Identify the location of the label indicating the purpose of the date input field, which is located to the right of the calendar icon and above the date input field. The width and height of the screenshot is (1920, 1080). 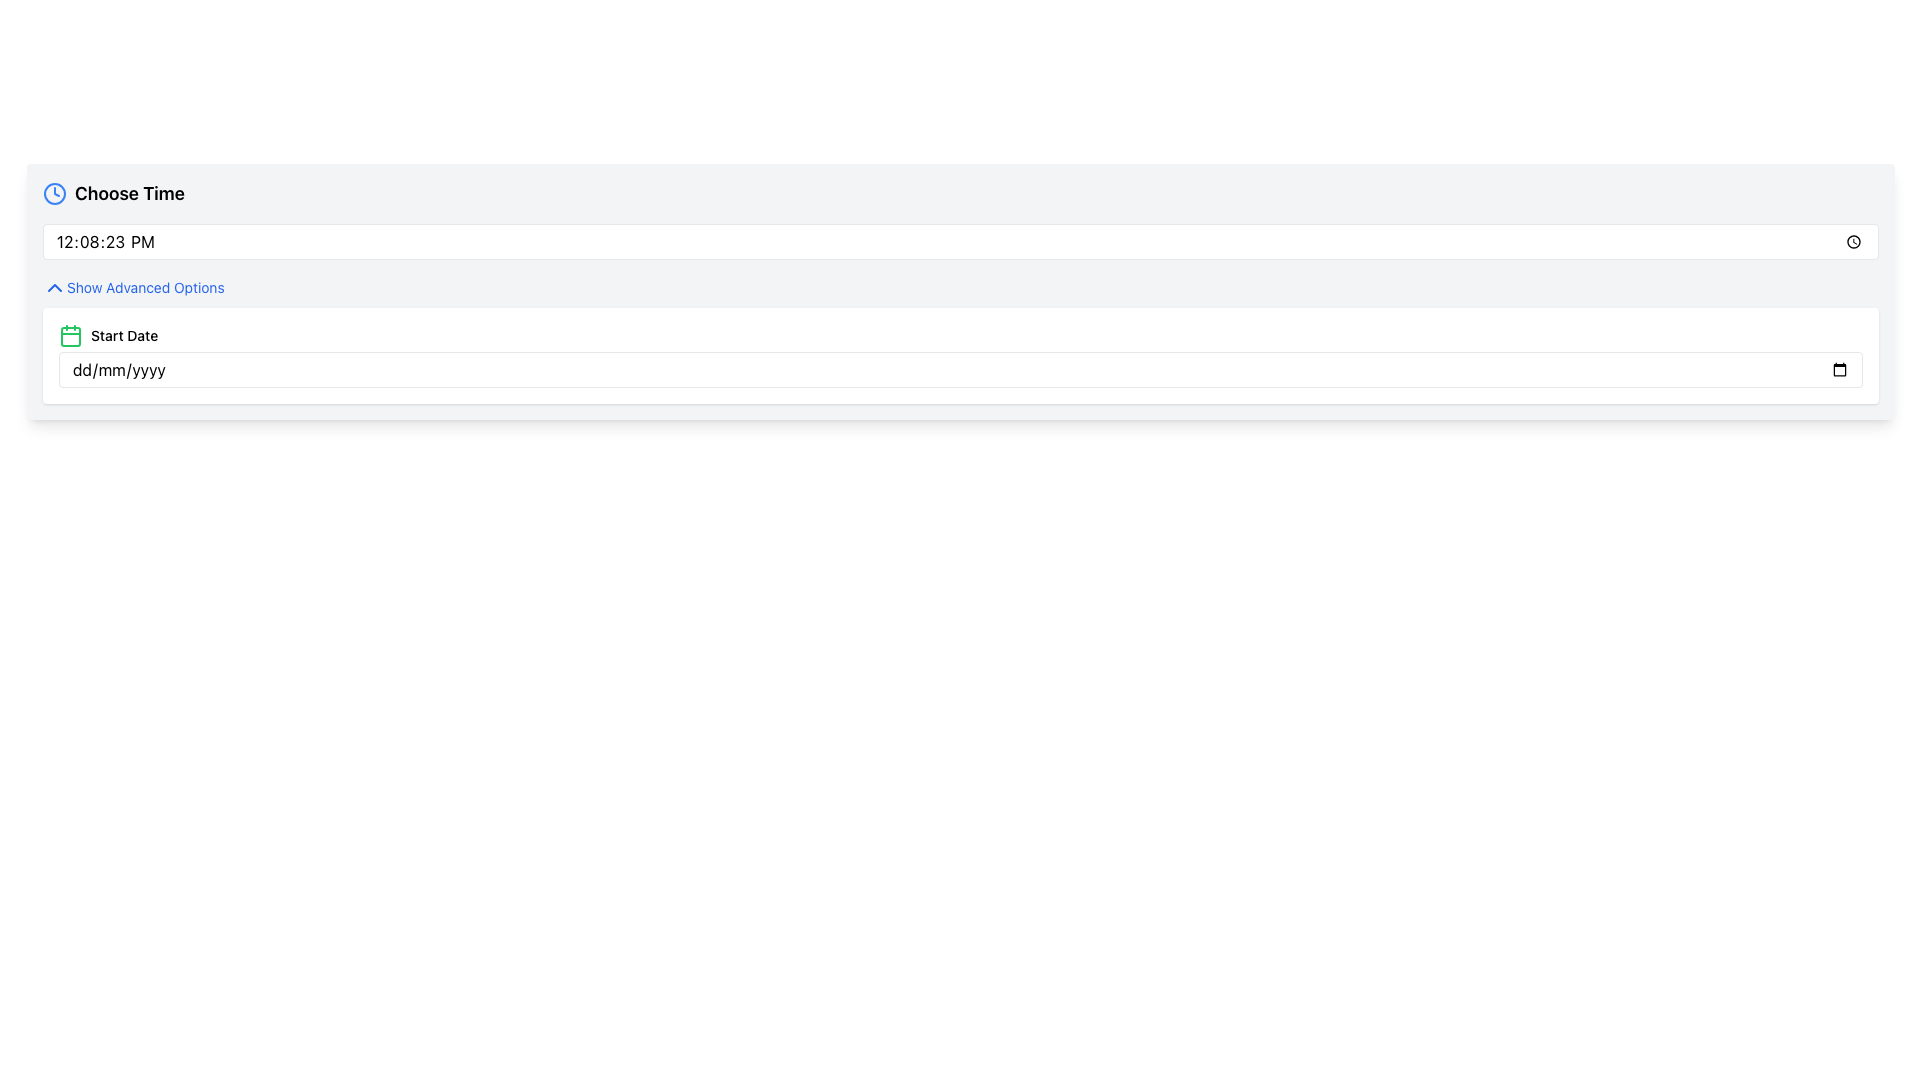
(123, 334).